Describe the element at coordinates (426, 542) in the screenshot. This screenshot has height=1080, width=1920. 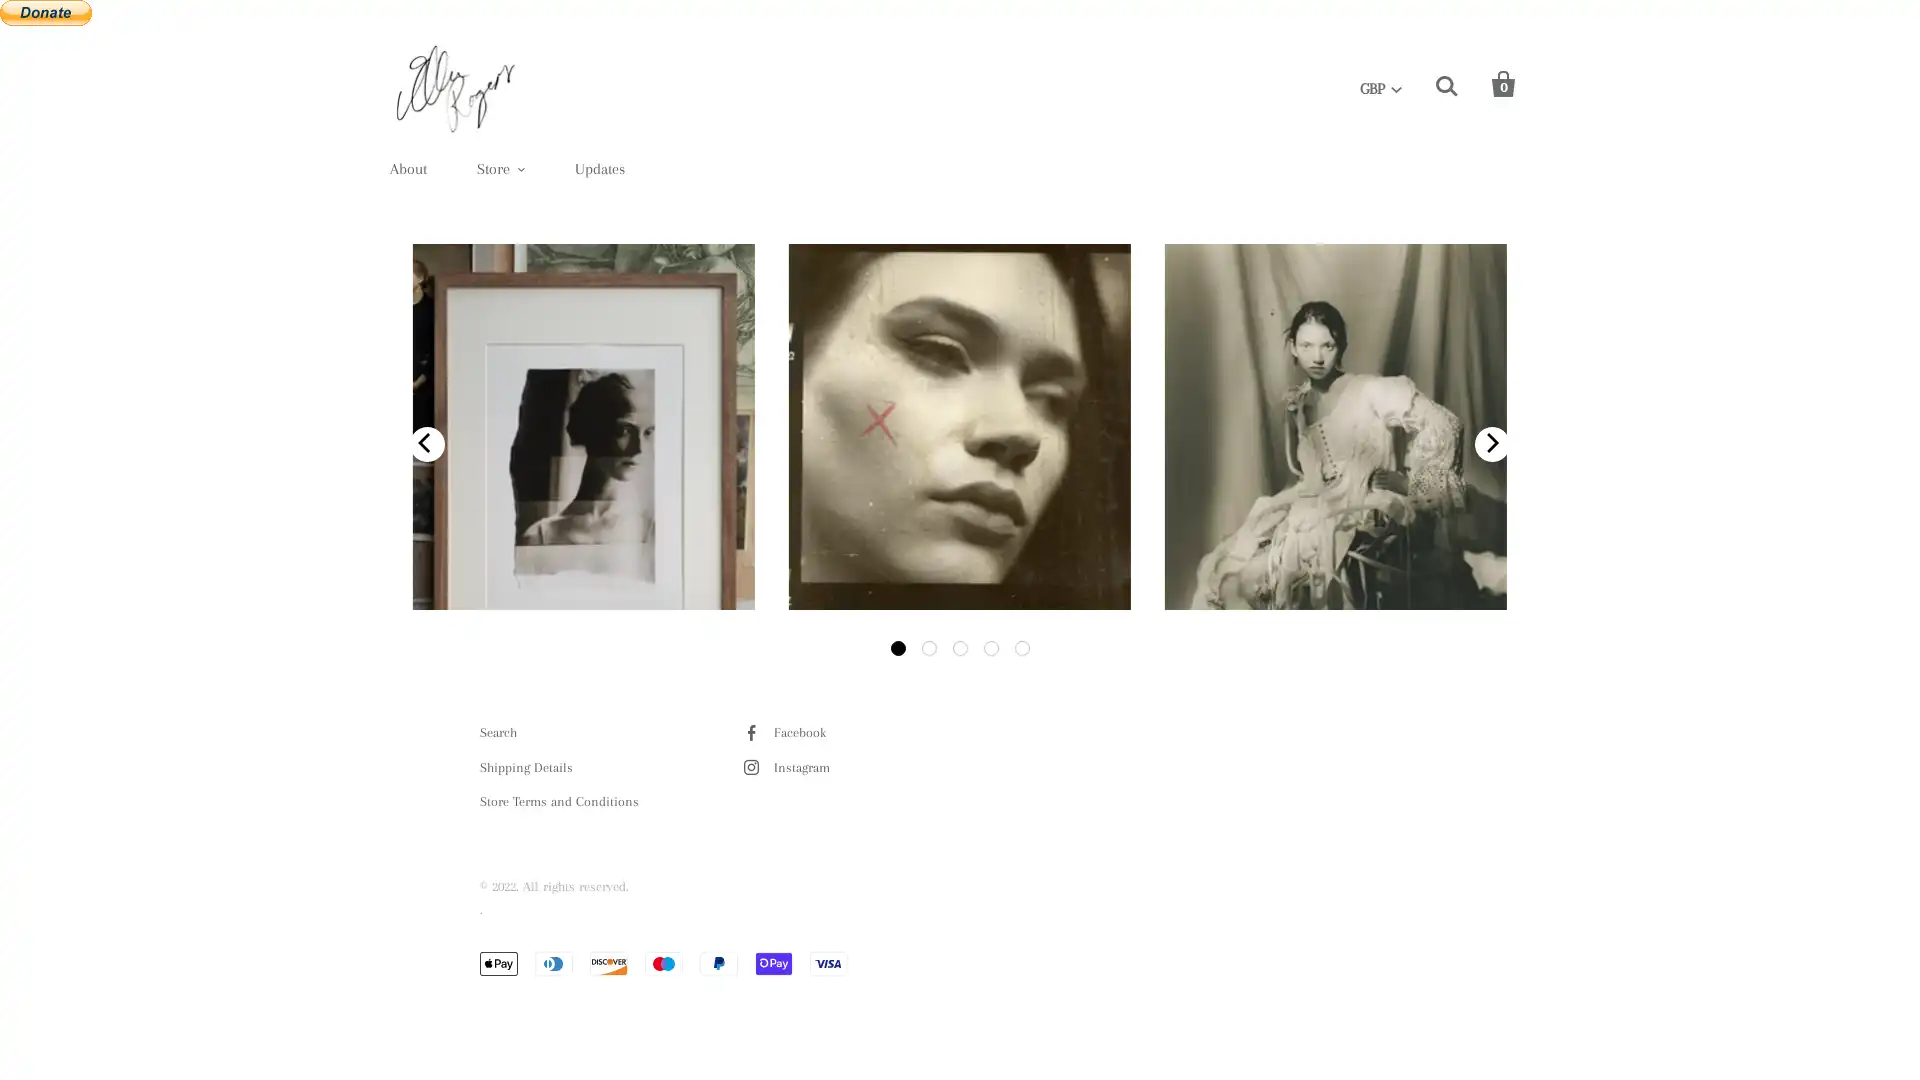
I see `previous` at that location.